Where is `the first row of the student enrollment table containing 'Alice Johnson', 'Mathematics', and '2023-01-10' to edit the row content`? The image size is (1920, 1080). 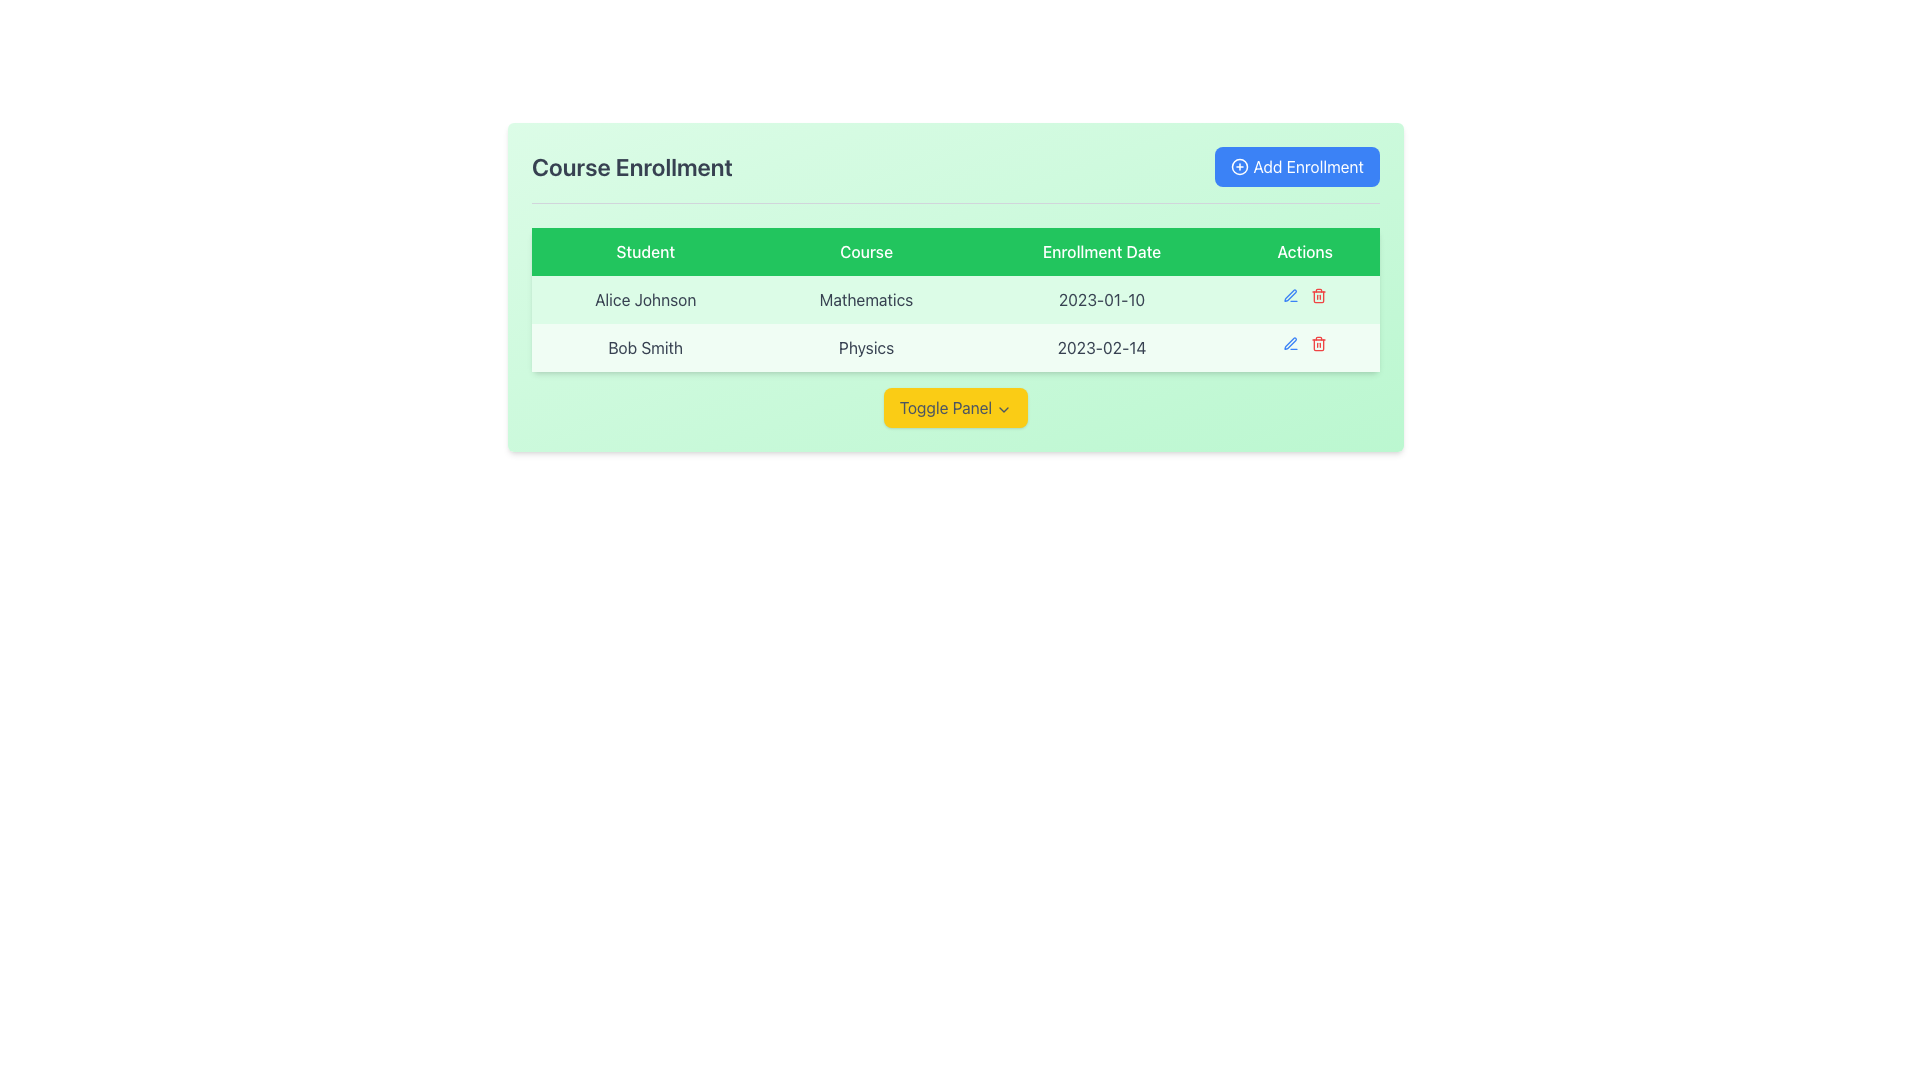
the first row of the student enrollment table containing 'Alice Johnson', 'Mathematics', and '2023-01-10' to edit the row content is located at coordinates (954, 287).